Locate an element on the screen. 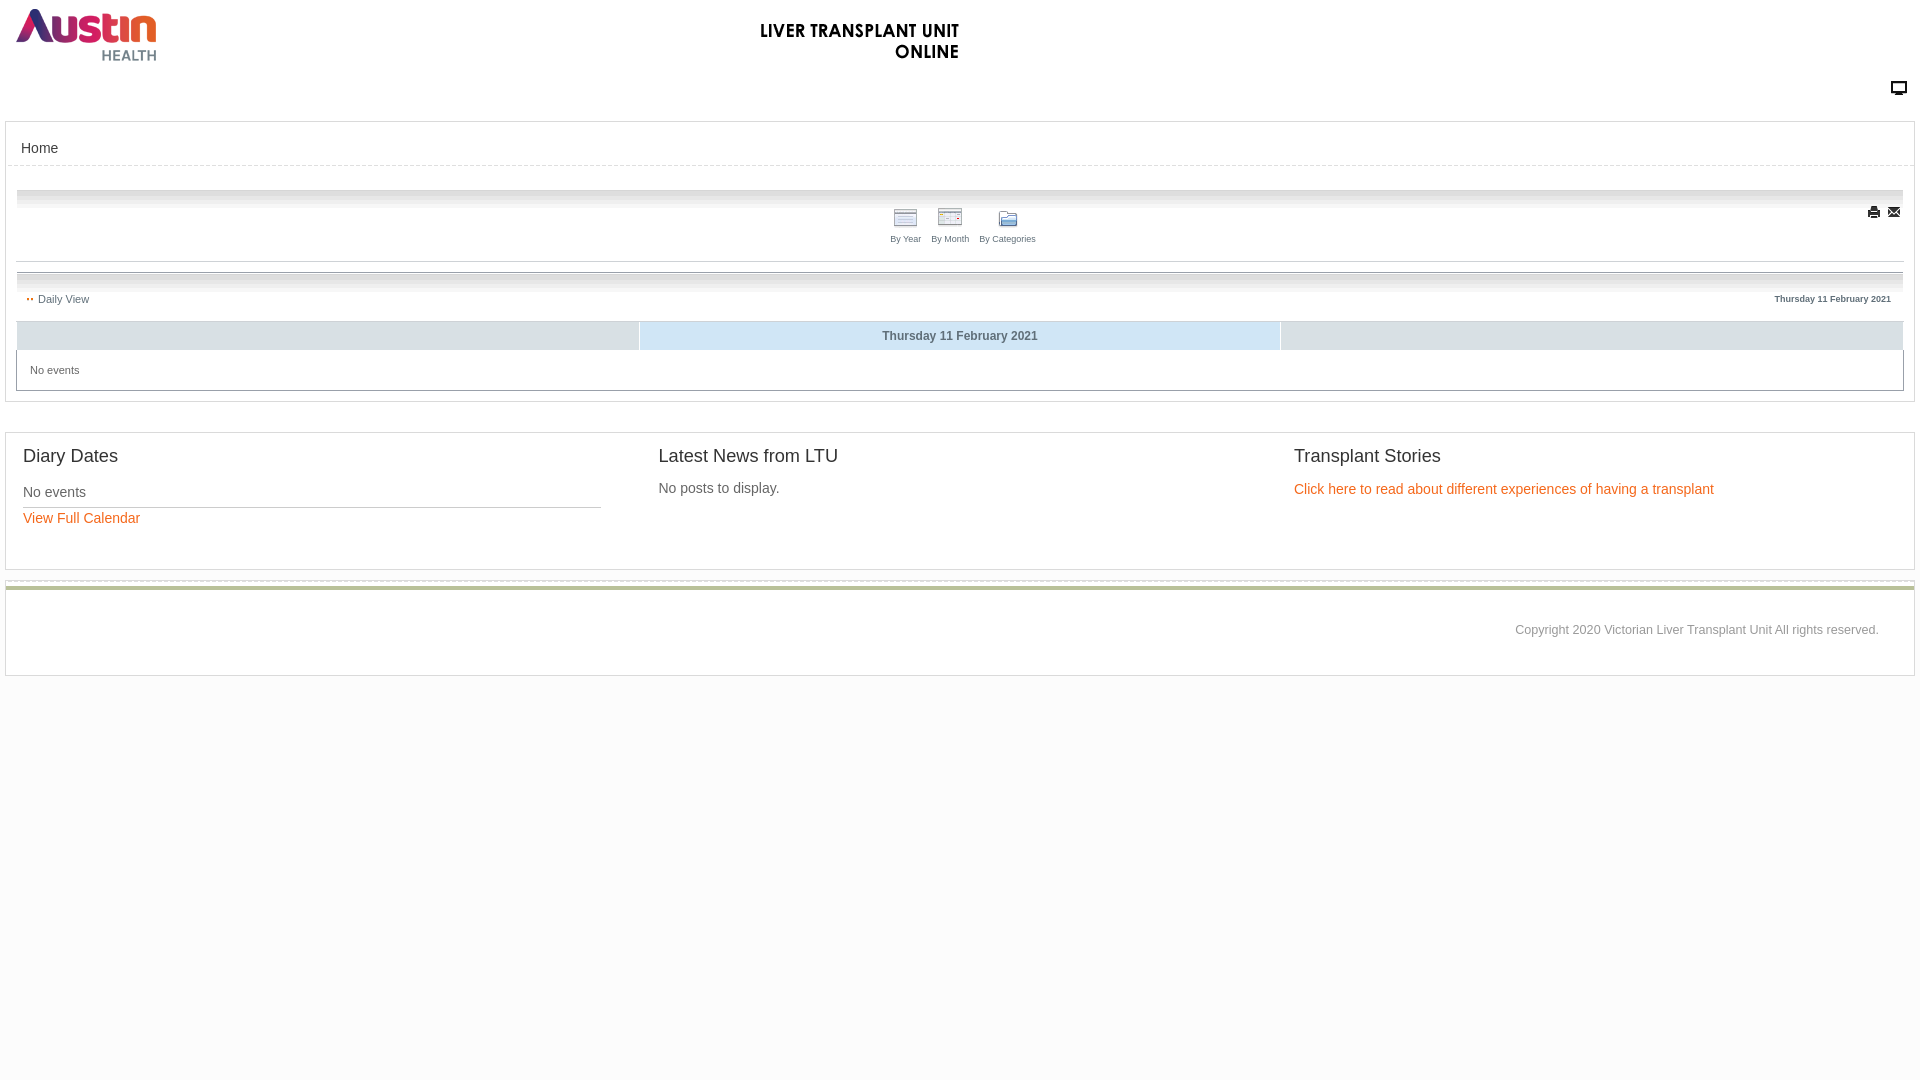 The width and height of the screenshot is (1920, 1080). 'Print' is located at coordinates (1874, 212).